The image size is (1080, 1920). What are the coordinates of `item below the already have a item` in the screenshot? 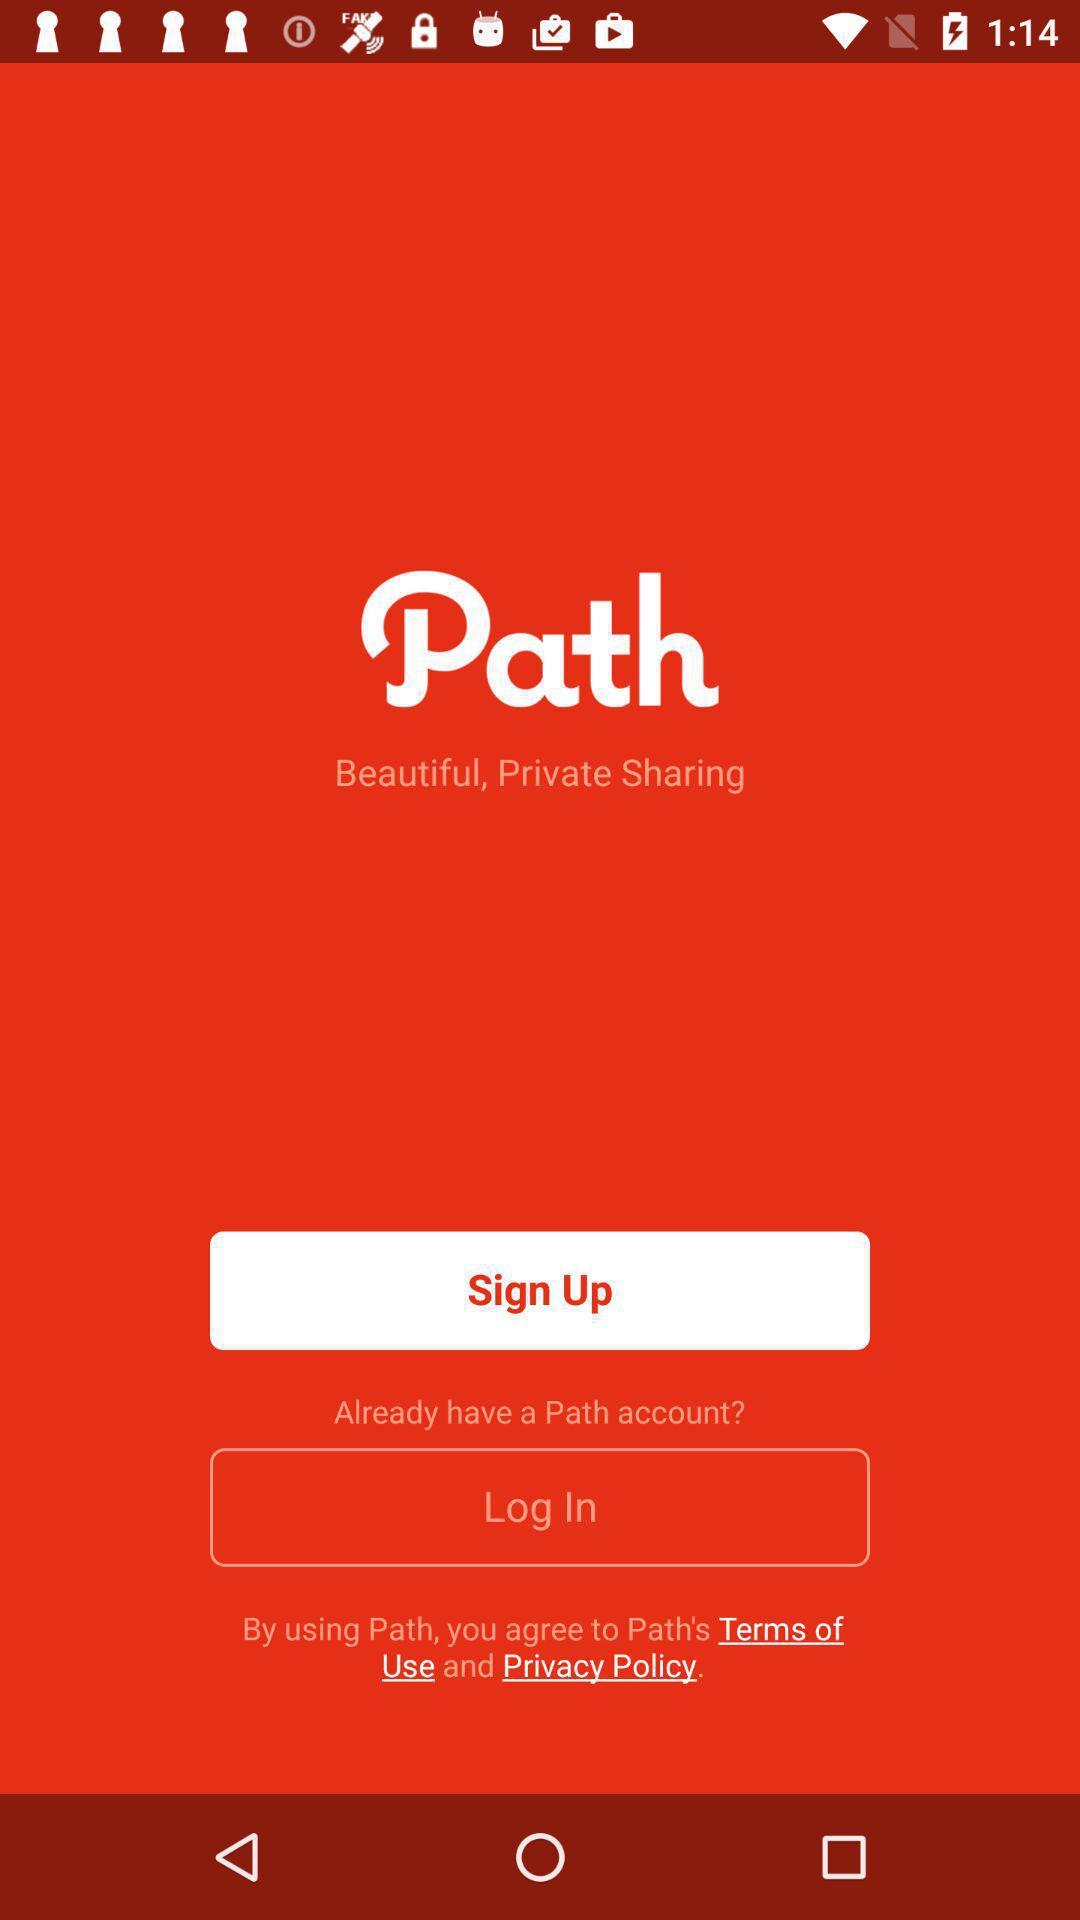 It's located at (540, 1507).